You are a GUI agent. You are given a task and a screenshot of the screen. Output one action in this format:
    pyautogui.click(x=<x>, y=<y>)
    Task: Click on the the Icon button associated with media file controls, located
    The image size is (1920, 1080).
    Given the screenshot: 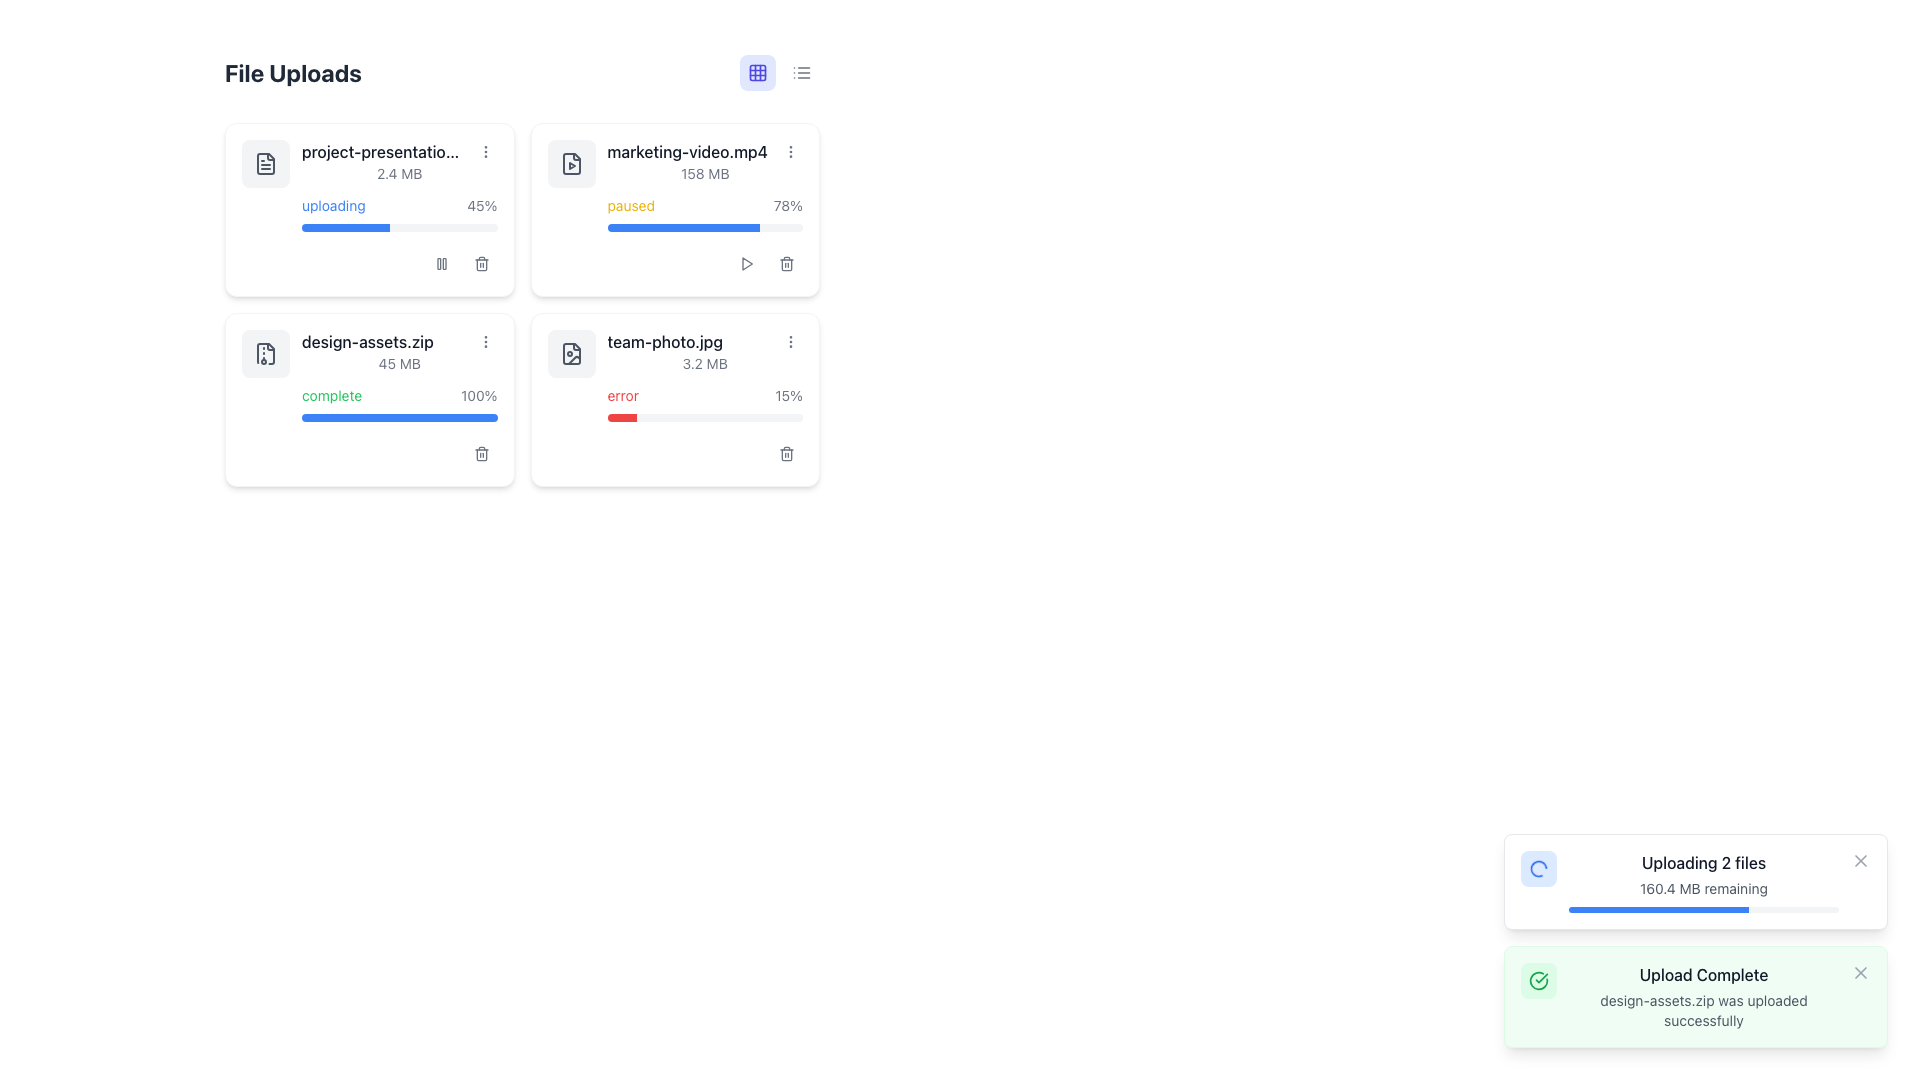 What is the action you would take?
    pyautogui.click(x=746, y=262)
    